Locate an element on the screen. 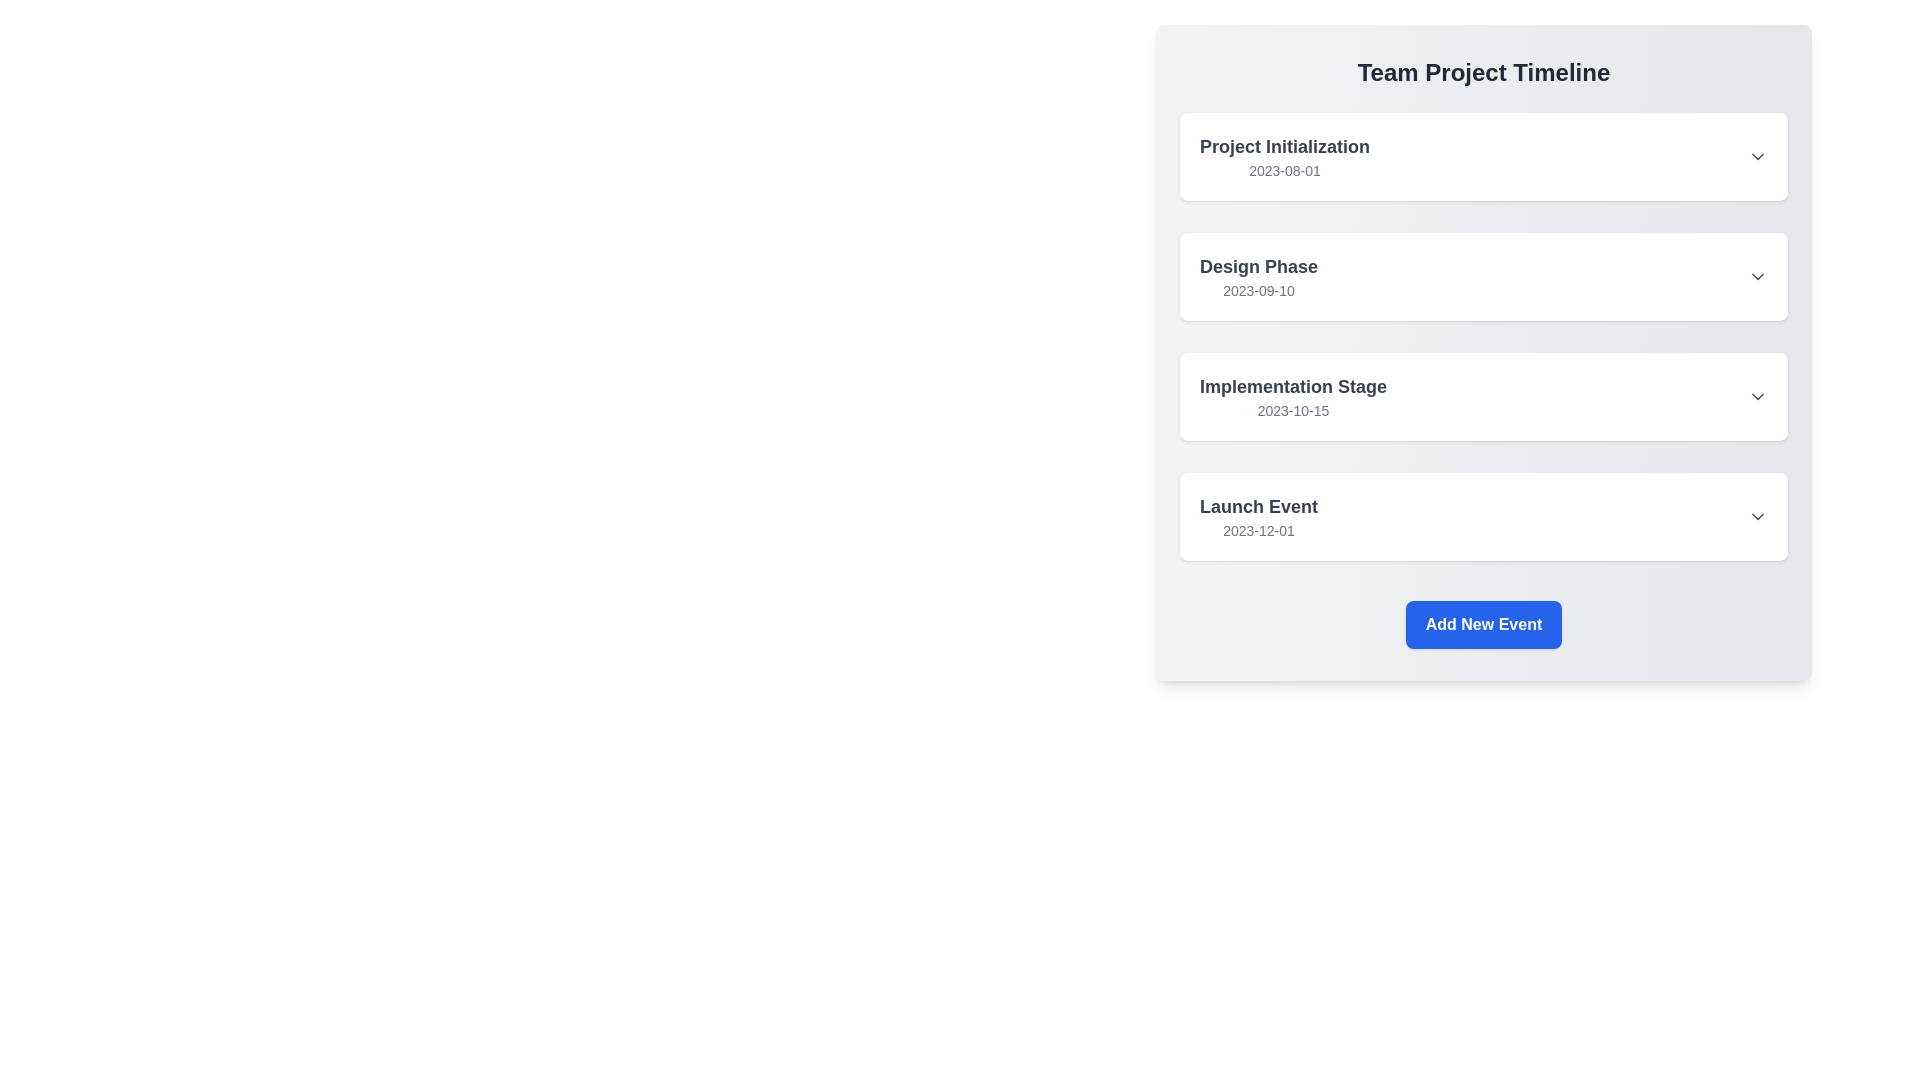 The height and width of the screenshot is (1080, 1920). the chevron icon located on the far-right side of the row containing 'Project Initialization' is located at coordinates (1756, 156).